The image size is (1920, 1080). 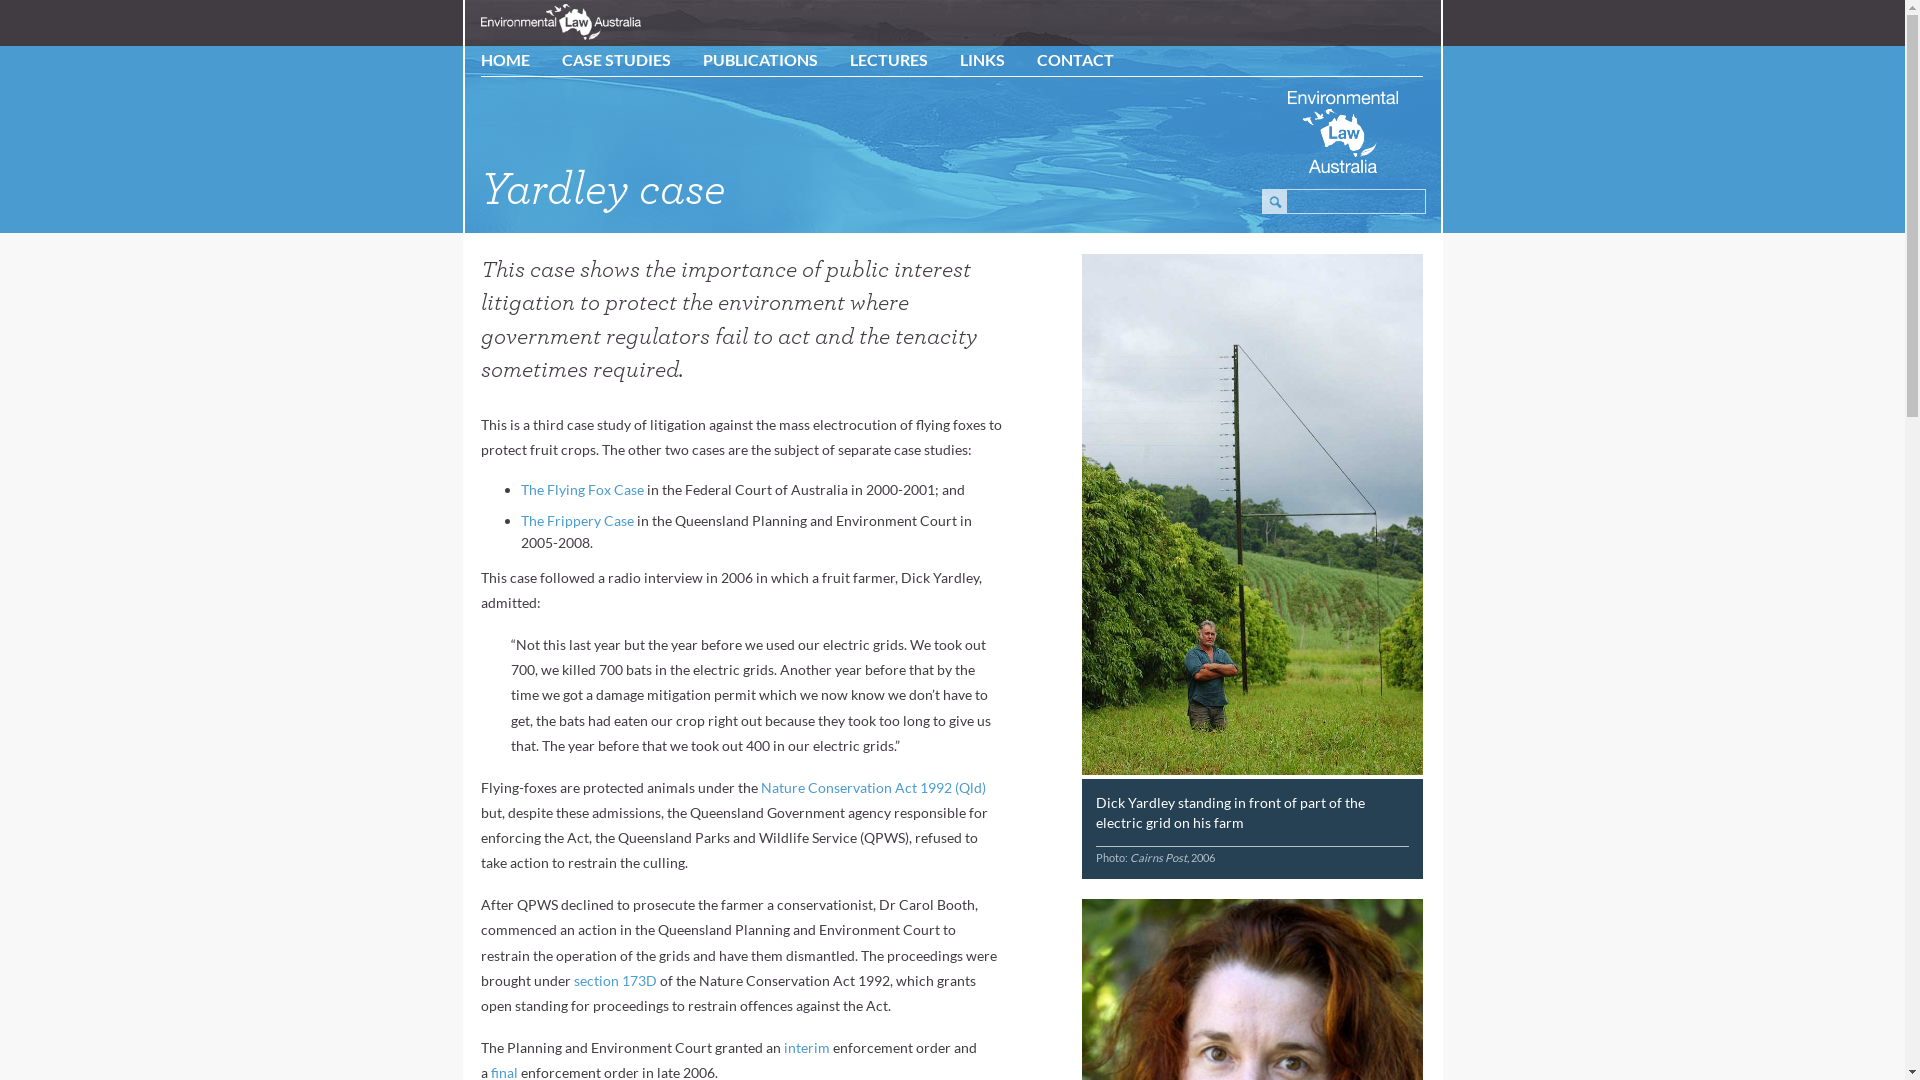 I want to click on 'interim', so click(x=806, y=1046).